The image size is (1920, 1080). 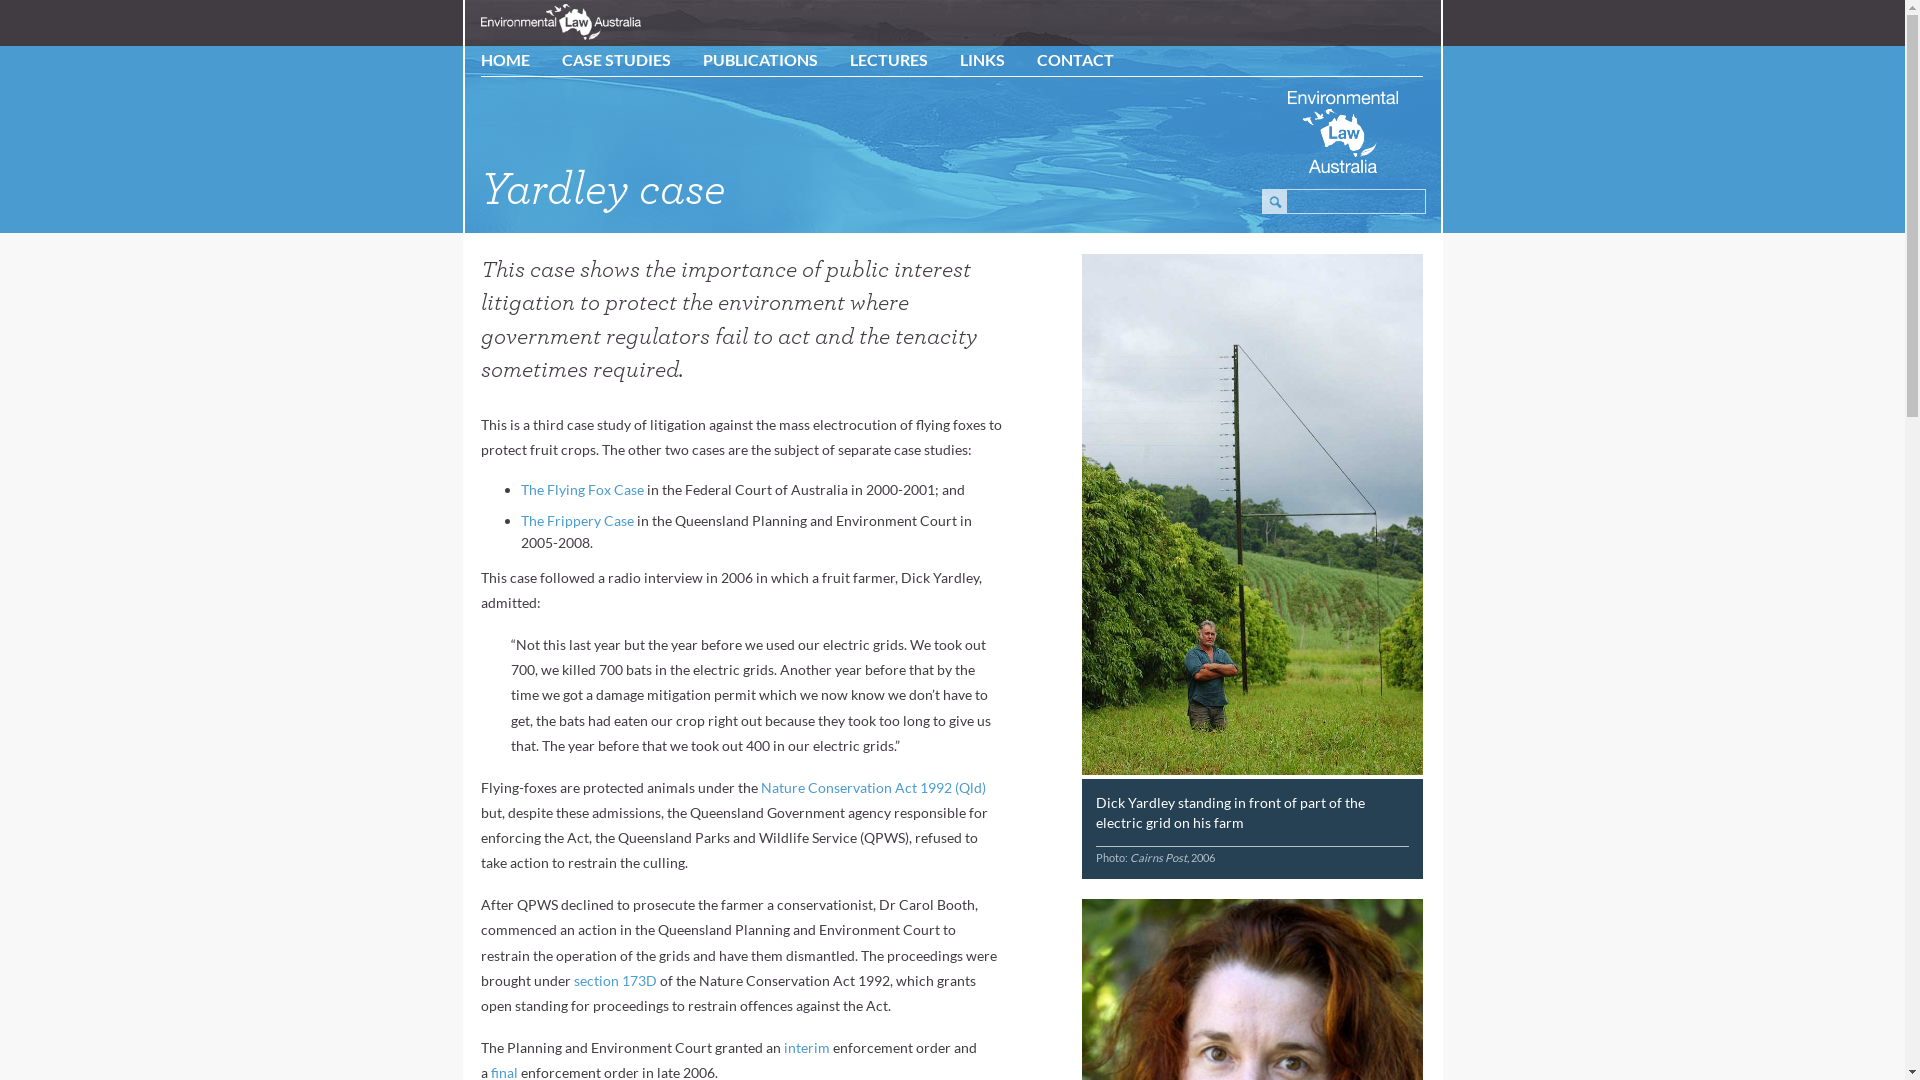 I want to click on 'interim', so click(x=806, y=1046).